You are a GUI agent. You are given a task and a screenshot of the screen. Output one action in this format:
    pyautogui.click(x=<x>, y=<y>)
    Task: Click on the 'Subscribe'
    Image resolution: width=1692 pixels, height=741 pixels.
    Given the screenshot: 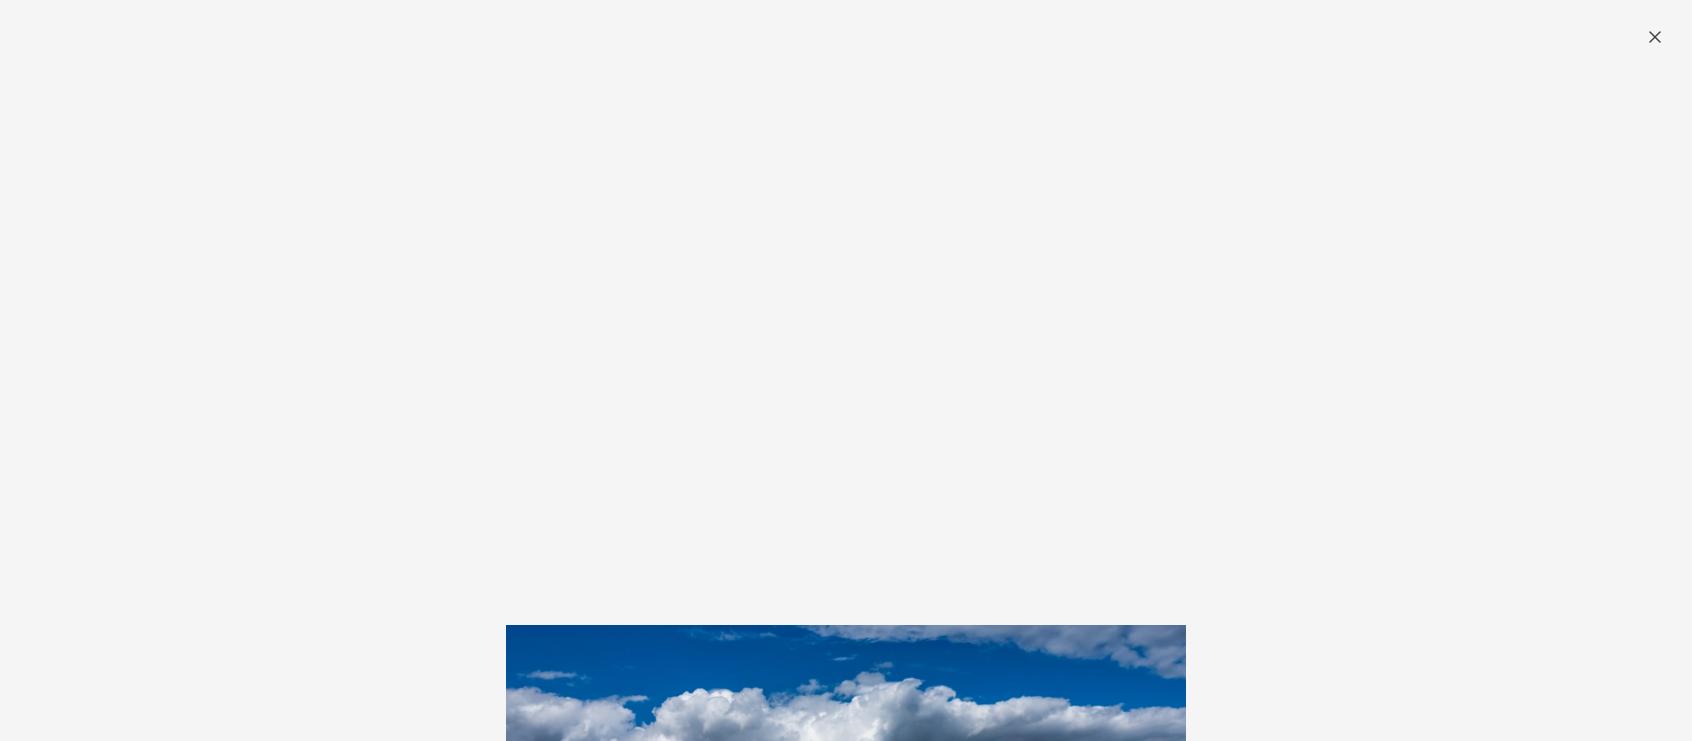 What is the action you would take?
    pyautogui.click(x=1400, y=676)
    